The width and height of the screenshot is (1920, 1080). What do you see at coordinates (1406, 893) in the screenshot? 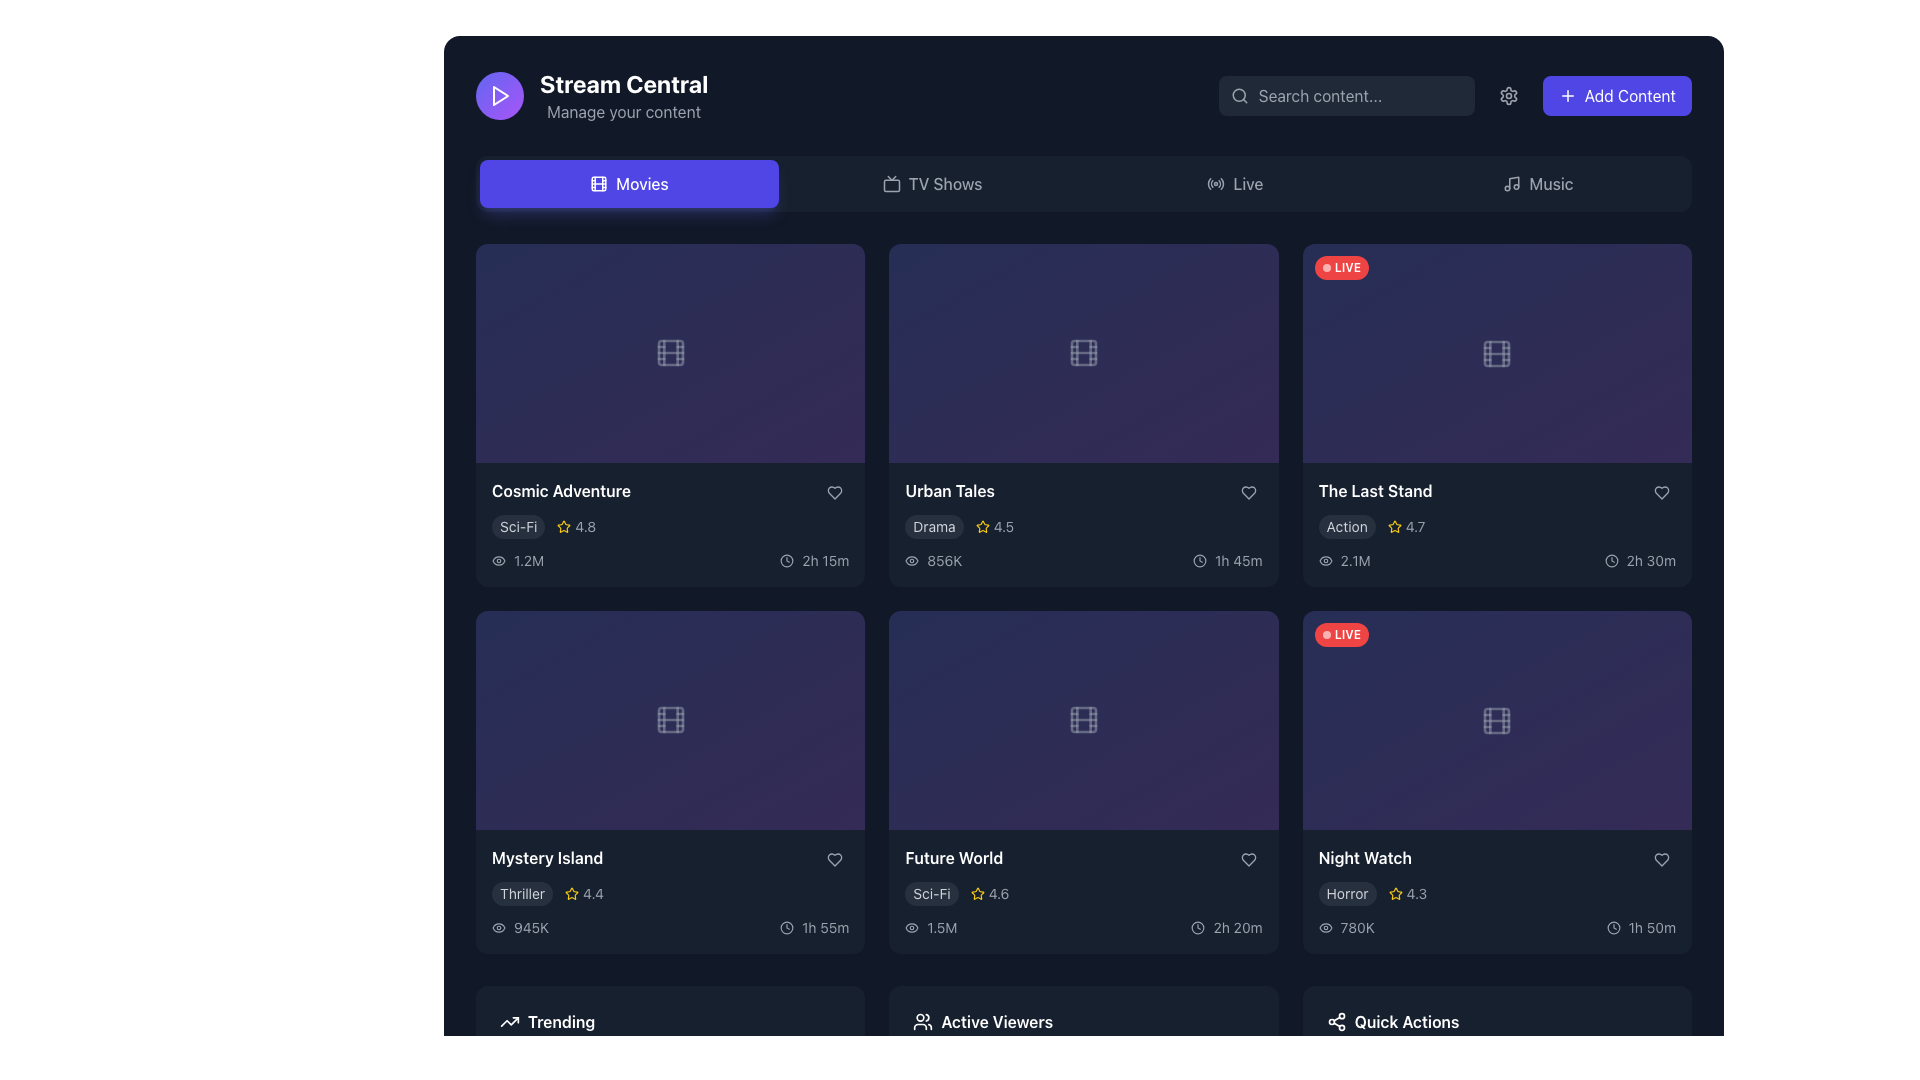
I see `the rating display element for 'Night Watch', which is located below the genre tag 'Horror' and above the viewers count '780K', positioned to the right of the star icon` at bounding box center [1406, 893].